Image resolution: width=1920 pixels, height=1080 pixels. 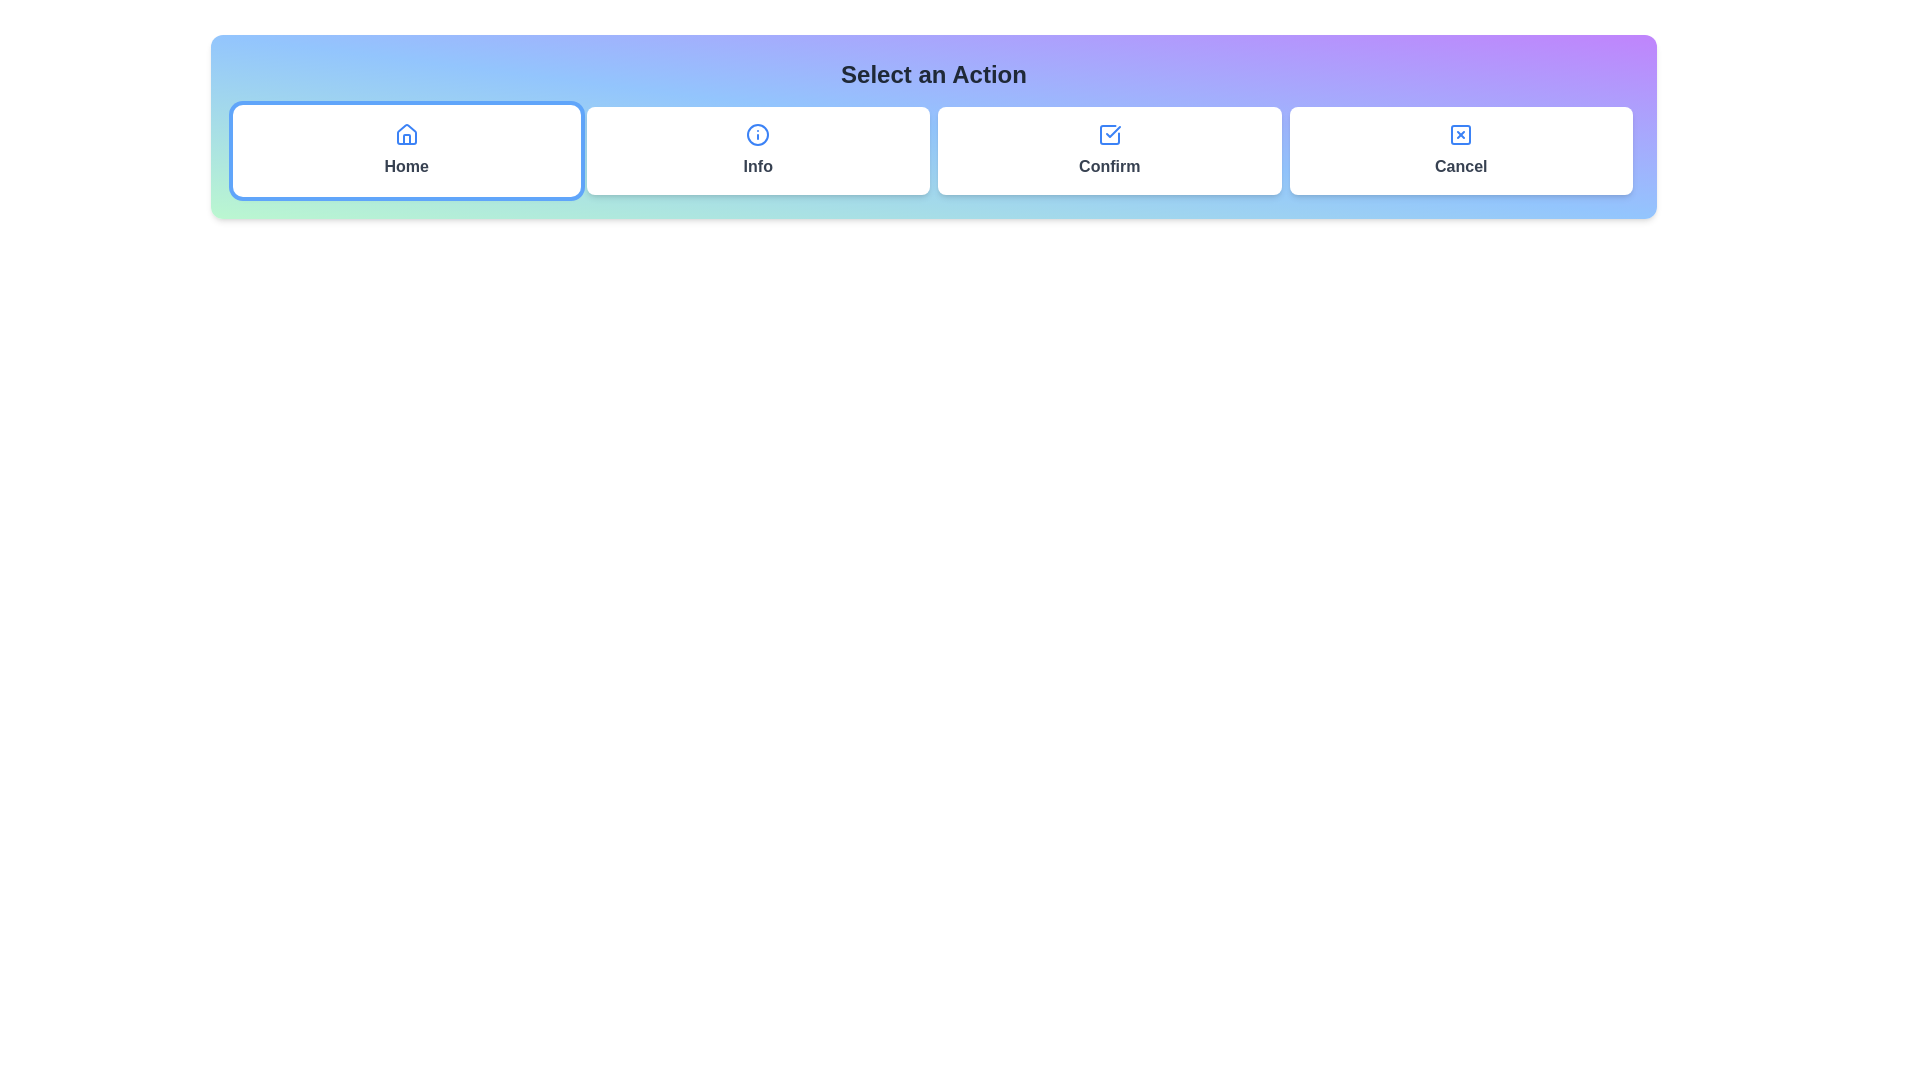 I want to click on the Confirm button to change the active icon, so click(x=1108, y=149).